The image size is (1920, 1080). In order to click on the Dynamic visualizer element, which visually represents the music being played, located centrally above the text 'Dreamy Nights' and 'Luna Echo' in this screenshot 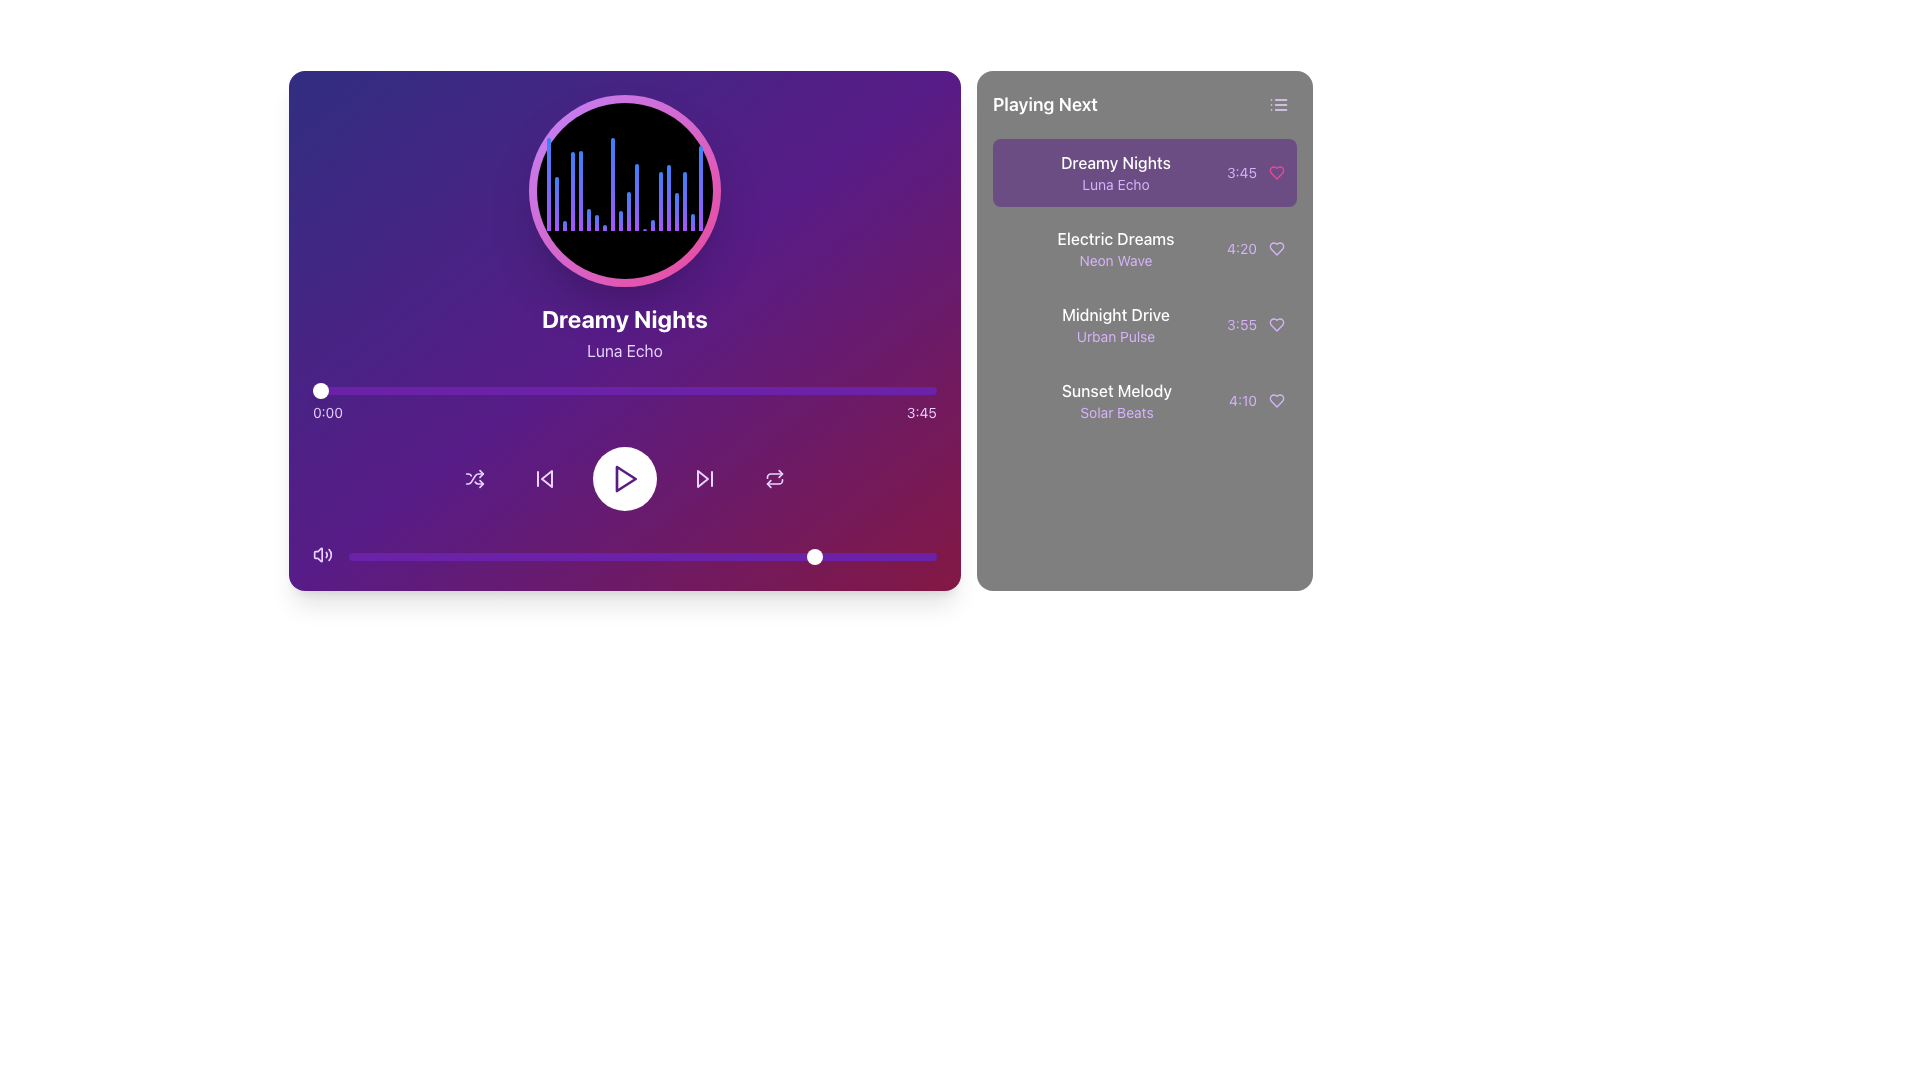, I will do `click(623, 227)`.